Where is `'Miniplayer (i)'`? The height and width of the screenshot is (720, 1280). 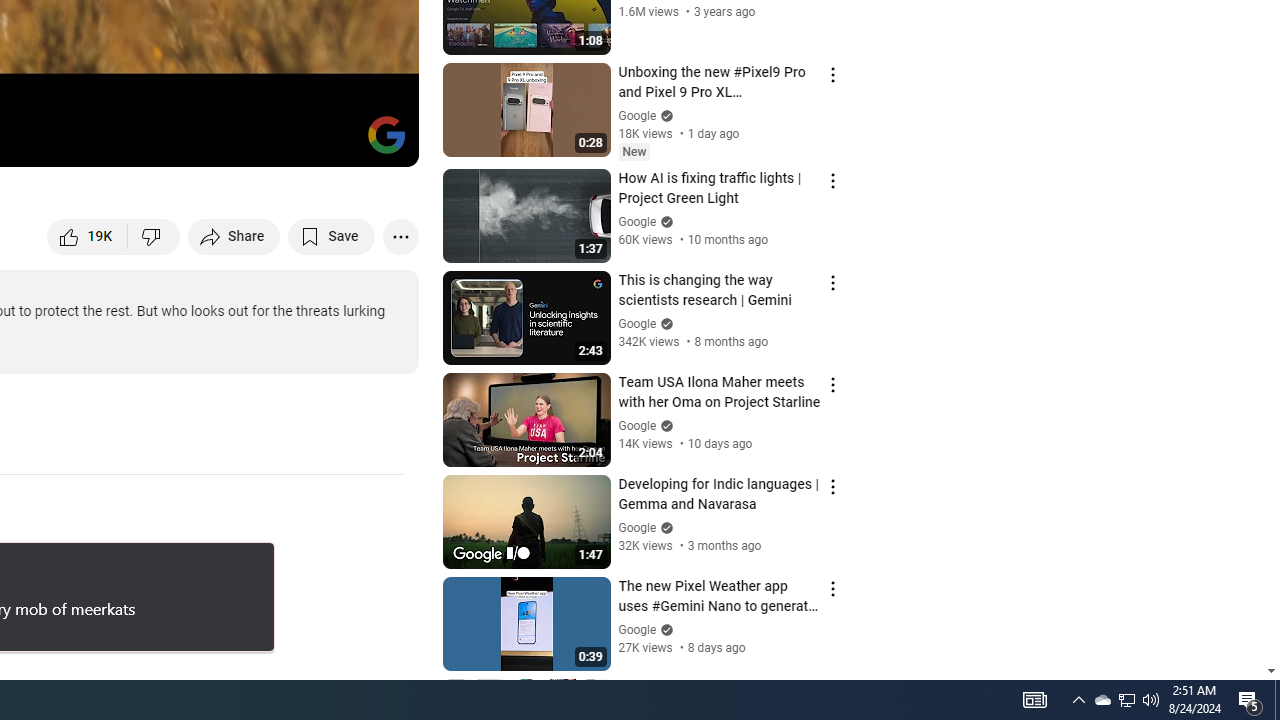
'Miniplayer (i)' is located at coordinates (285, 141).